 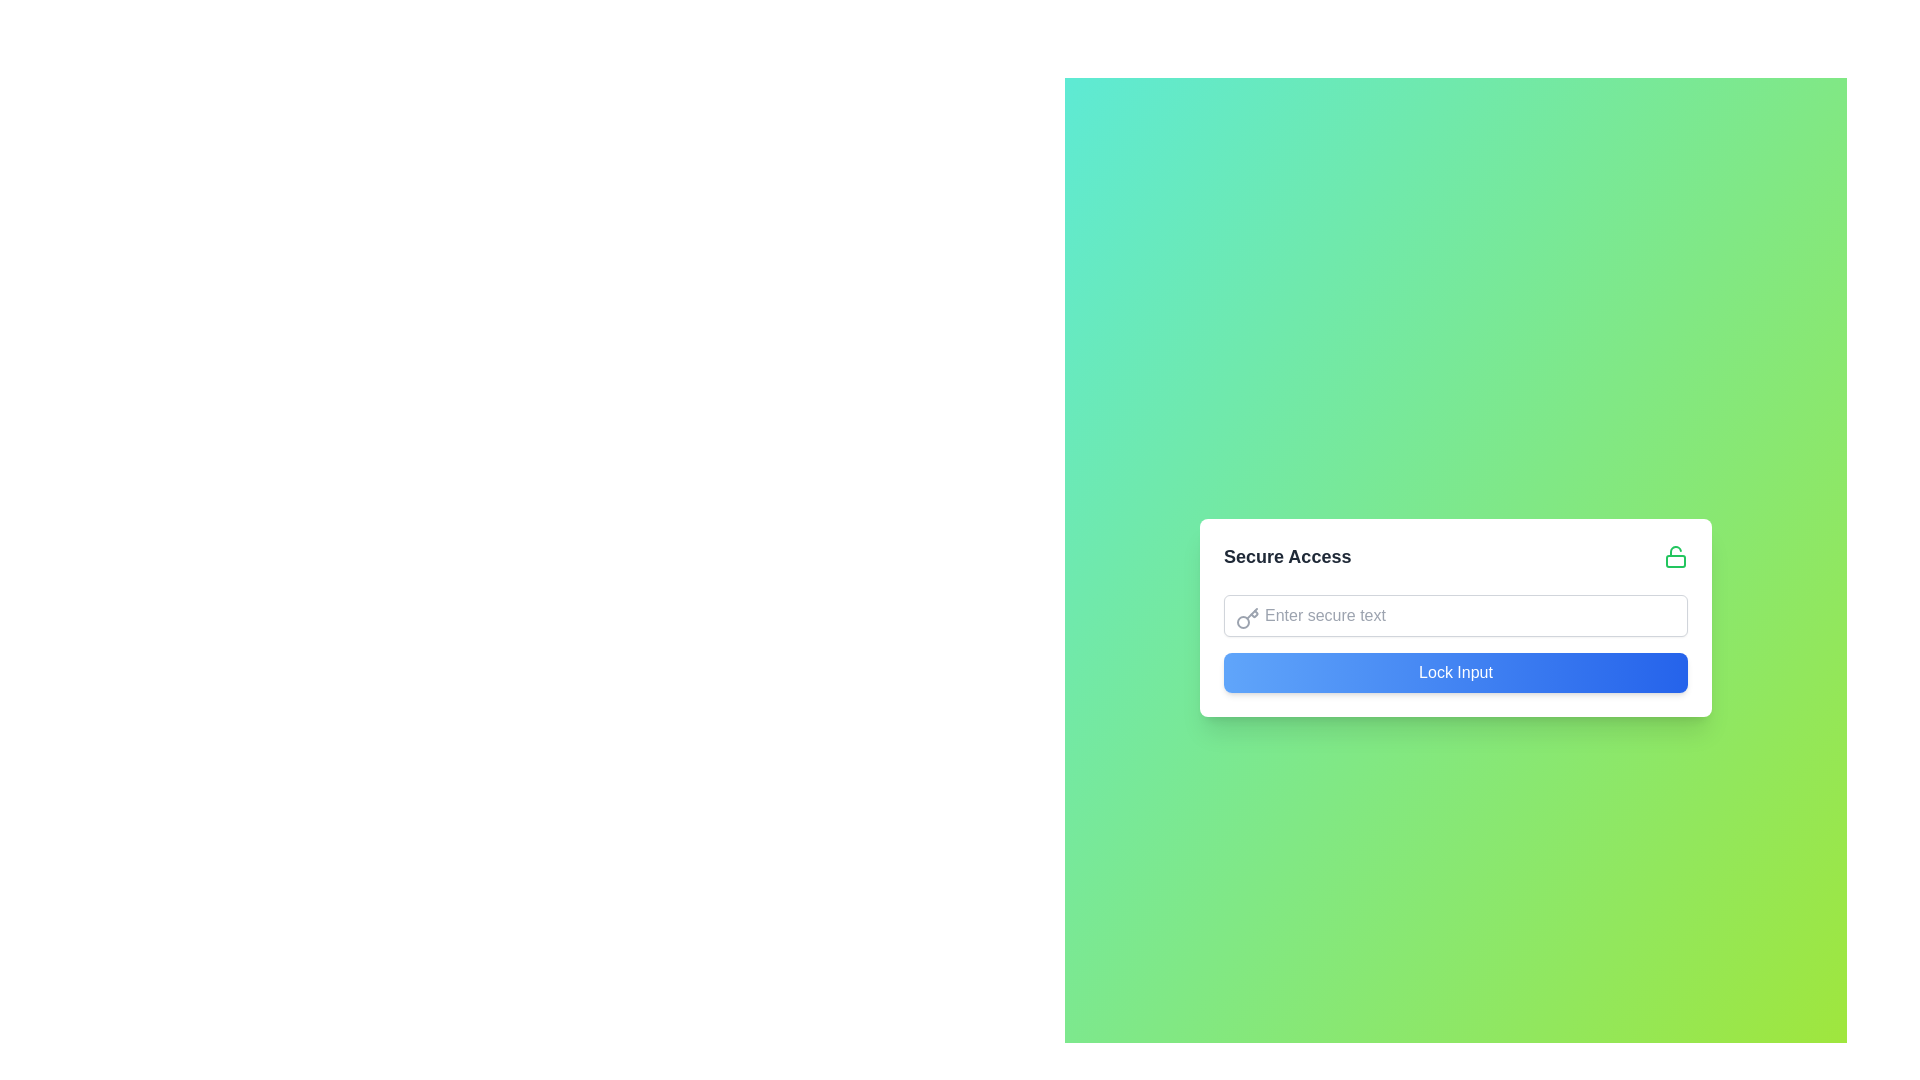 I want to click on the lock icon located at the far right of the 'Secure Access' header, so click(x=1675, y=556).